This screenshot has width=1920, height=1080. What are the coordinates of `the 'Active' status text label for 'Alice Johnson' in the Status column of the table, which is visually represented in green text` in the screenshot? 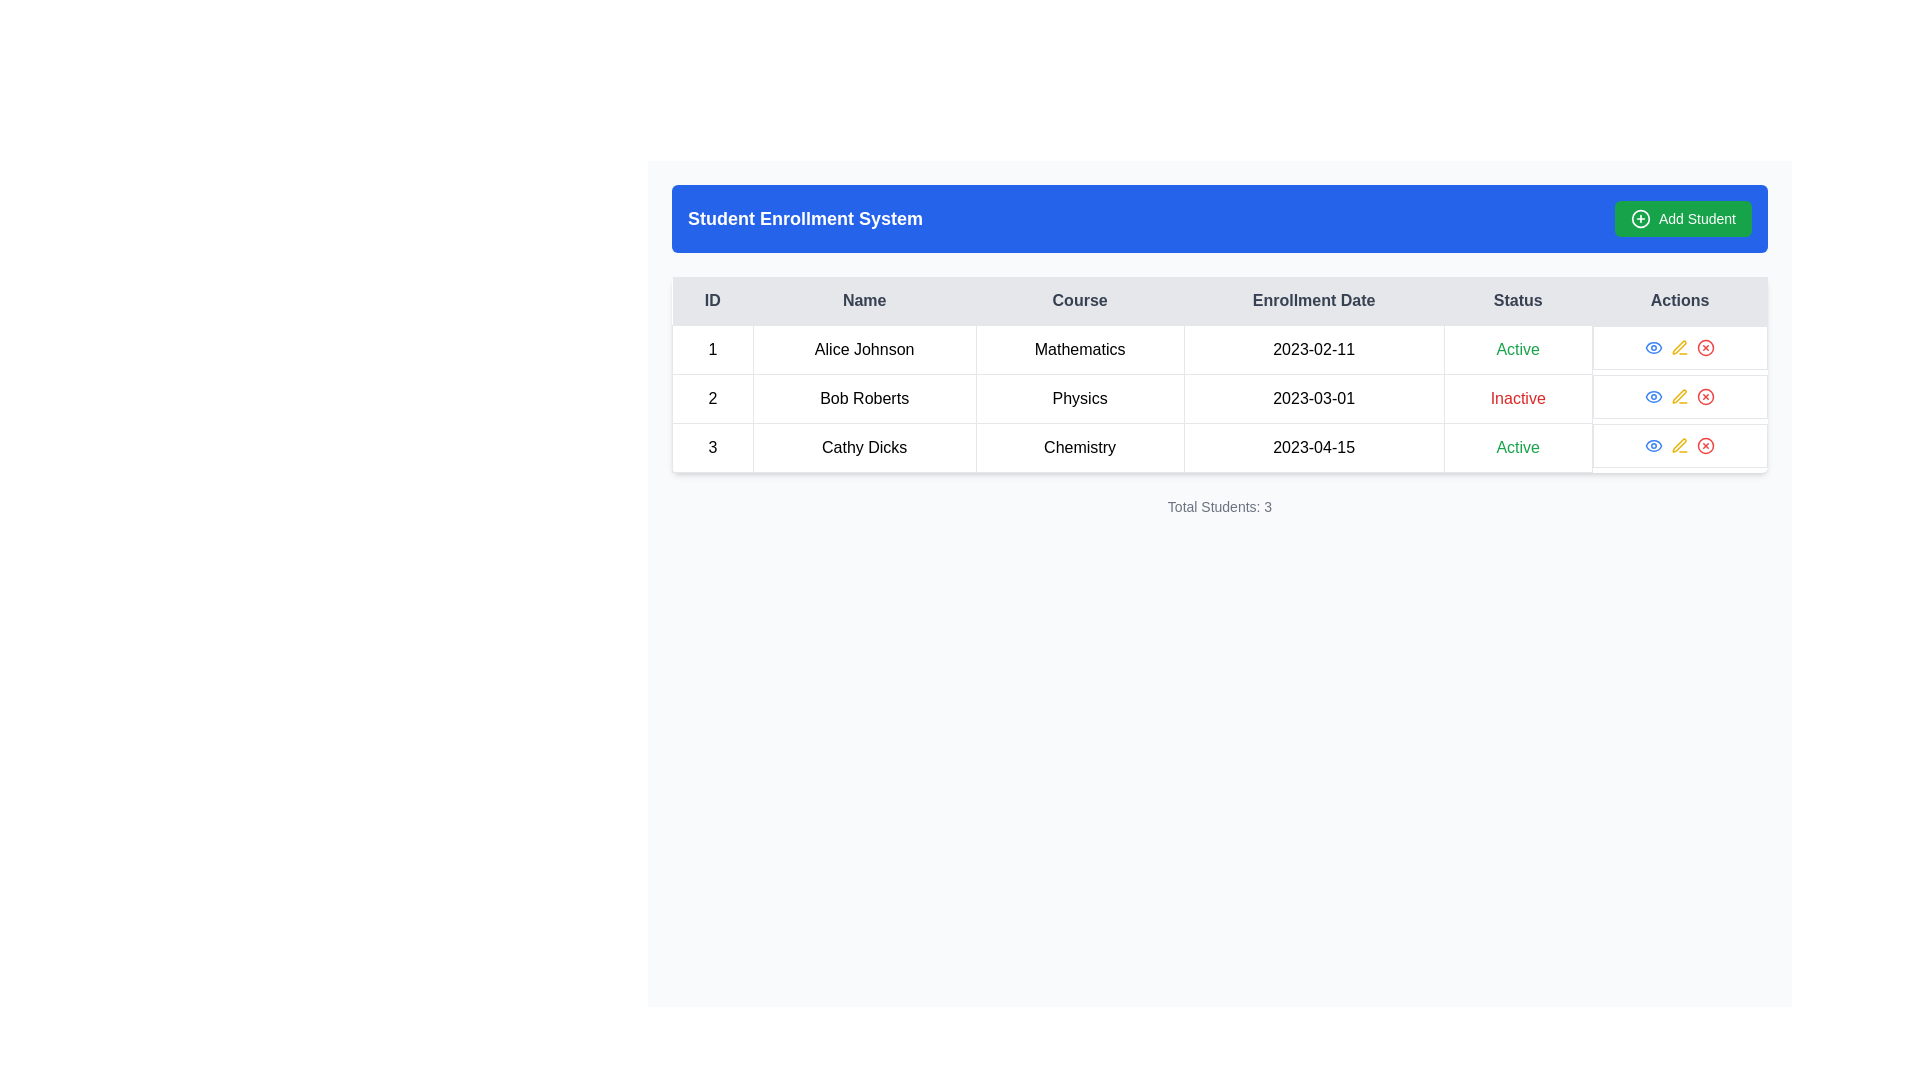 It's located at (1518, 349).